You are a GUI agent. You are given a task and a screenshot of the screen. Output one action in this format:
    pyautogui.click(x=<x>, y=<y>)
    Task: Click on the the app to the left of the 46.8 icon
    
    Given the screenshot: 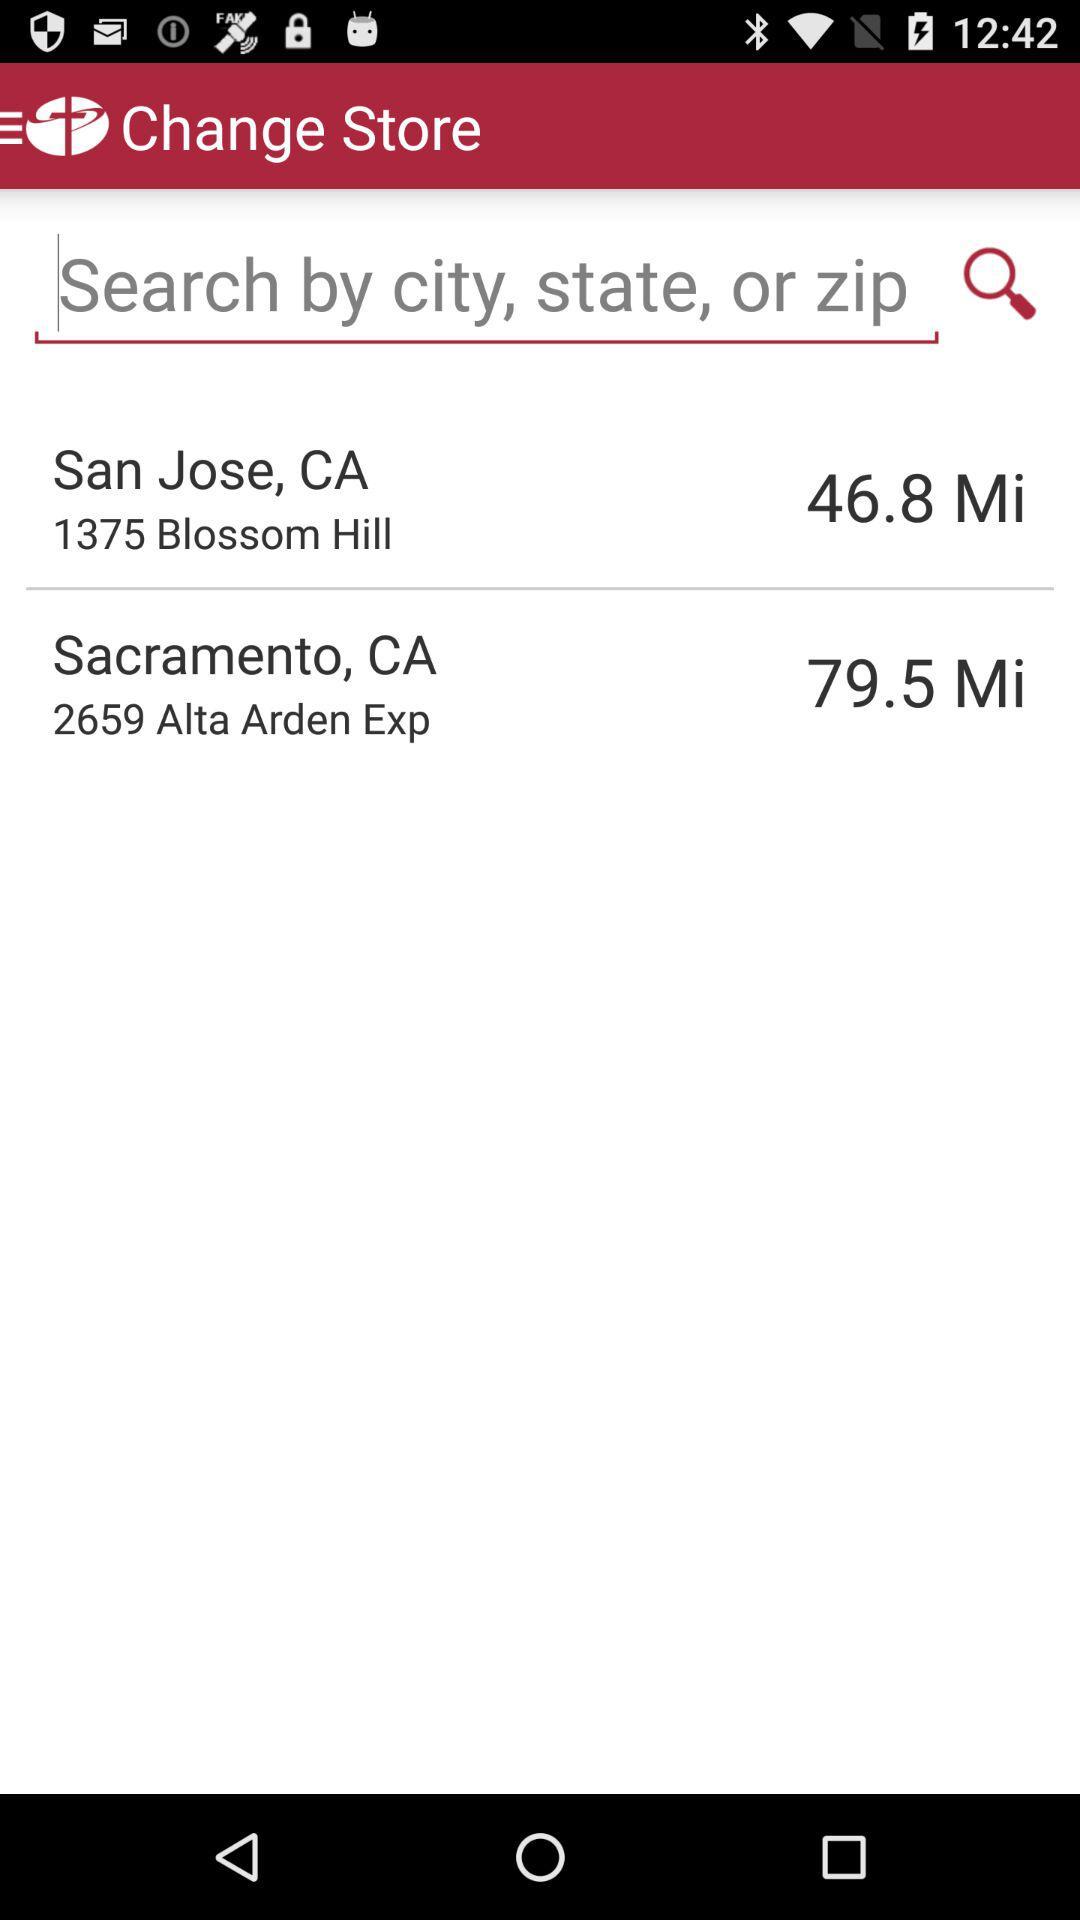 What is the action you would take?
    pyautogui.click(x=222, y=532)
    